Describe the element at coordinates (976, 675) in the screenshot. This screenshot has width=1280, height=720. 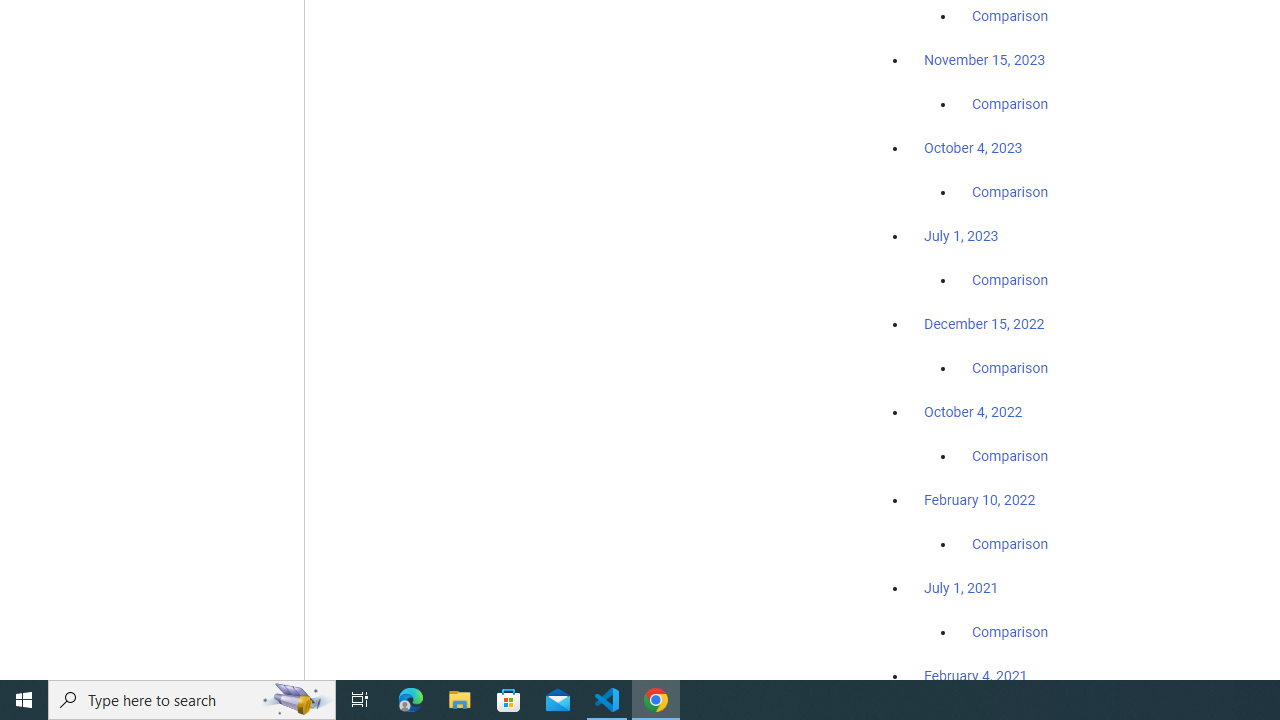
I see `'February 4, 2021'` at that location.